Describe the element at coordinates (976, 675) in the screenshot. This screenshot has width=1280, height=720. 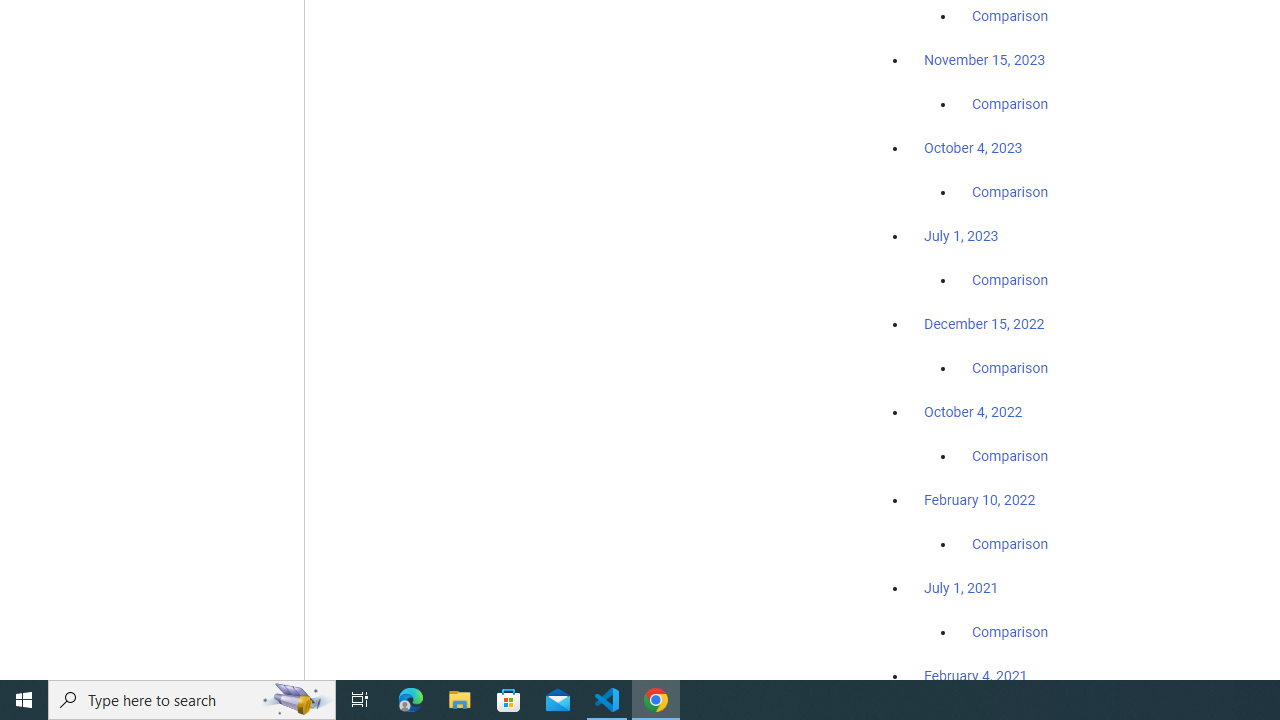
I see `'February 4, 2021'` at that location.